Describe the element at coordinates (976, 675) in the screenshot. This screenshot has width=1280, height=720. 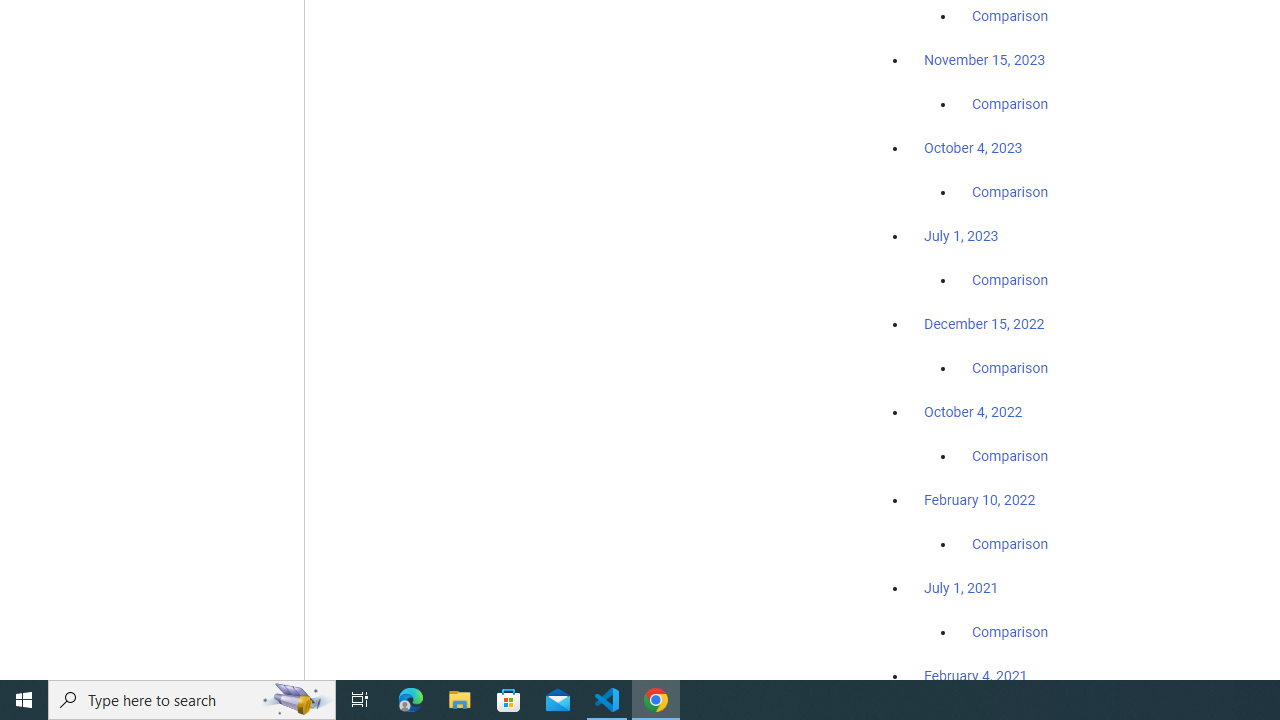
I see `'February 4, 2021'` at that location.